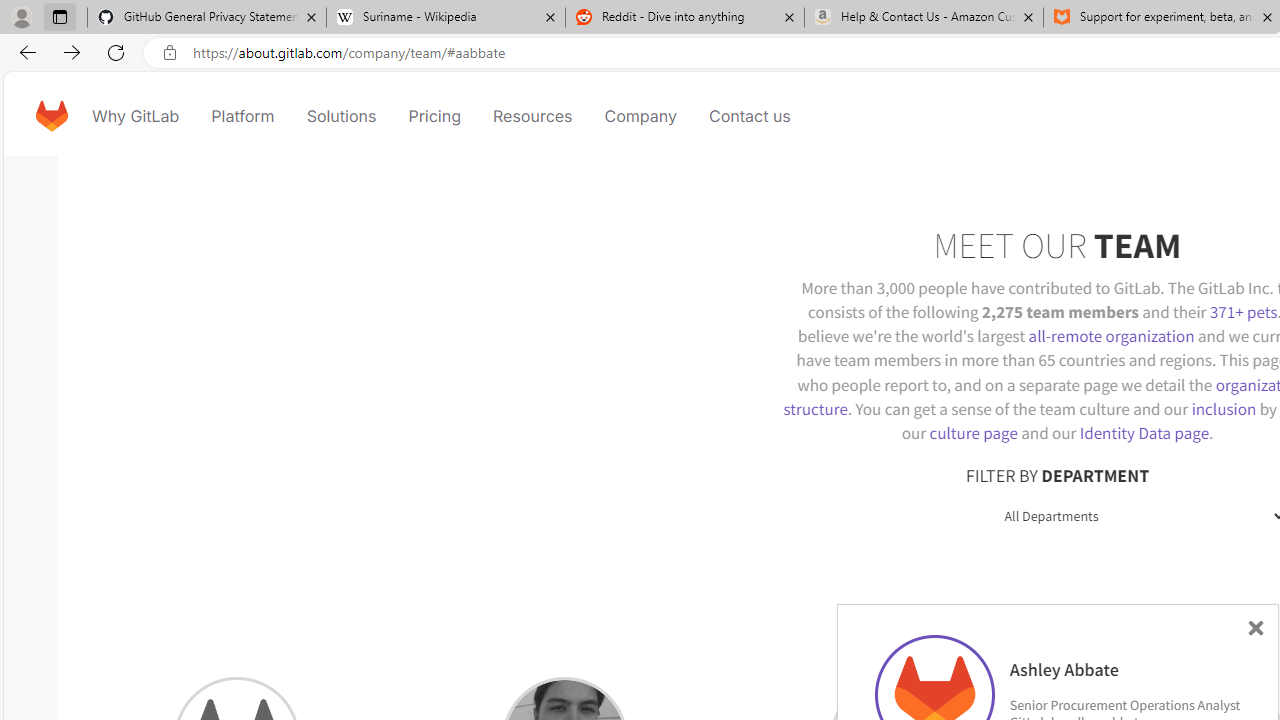 The width and height of the screenshot is (1280, 720). I want to click on 'Resources', so click(532, 115).